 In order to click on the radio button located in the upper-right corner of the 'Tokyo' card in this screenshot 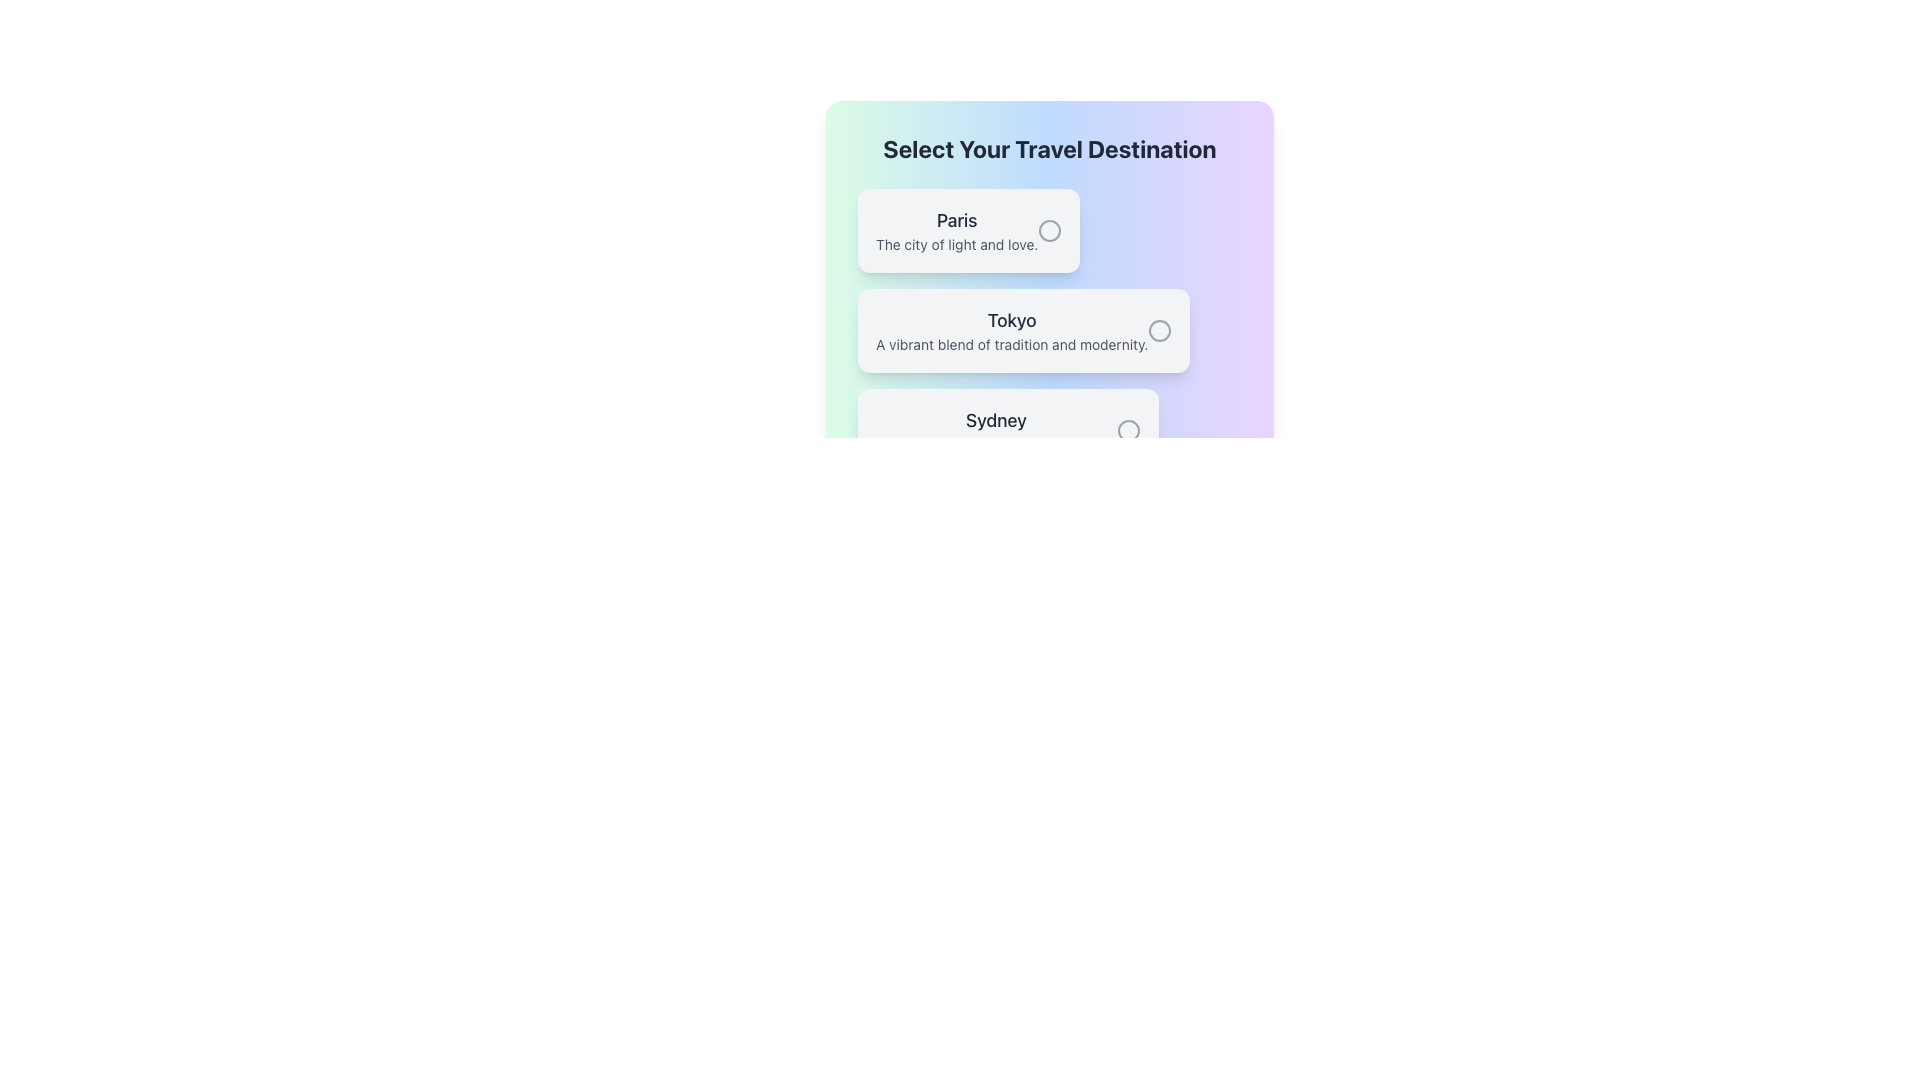, I will do `click(1160, 330)`.